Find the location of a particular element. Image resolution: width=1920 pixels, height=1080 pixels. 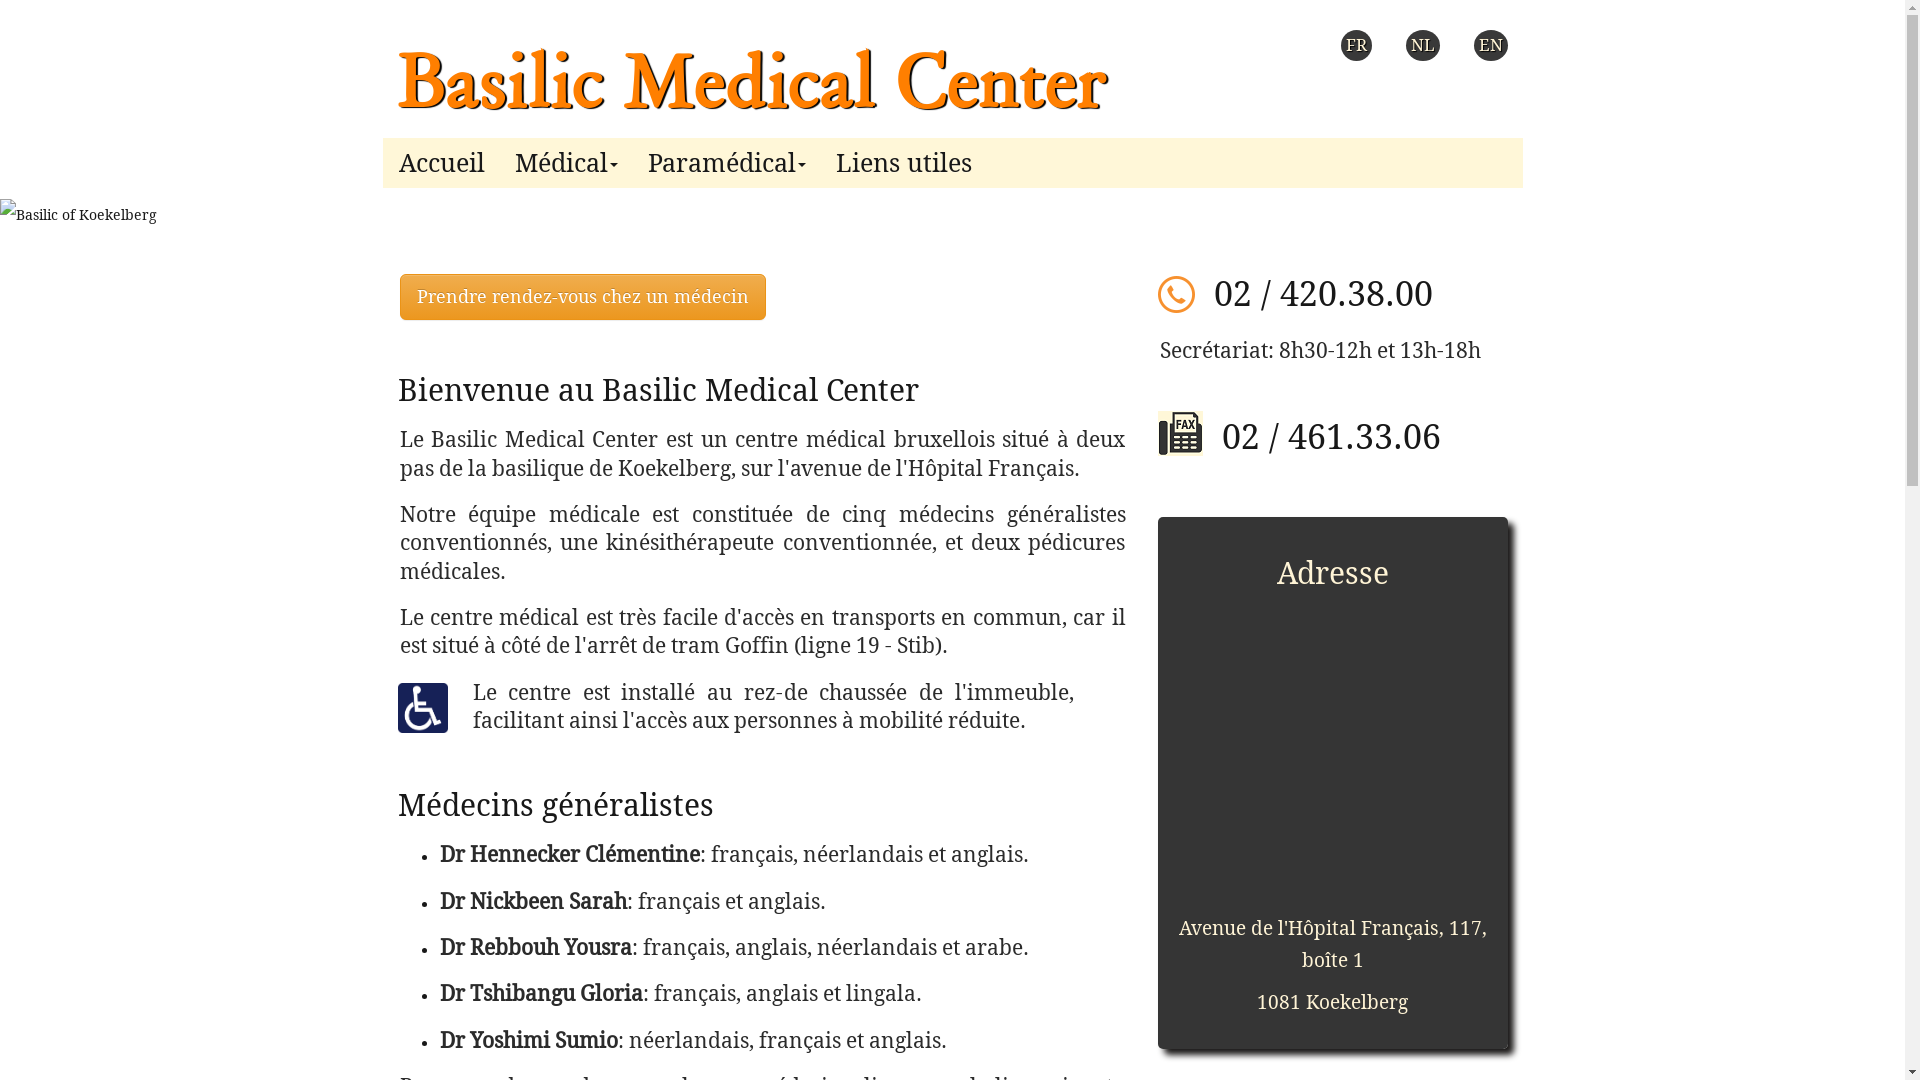

'FR' is located at coordinates (1355, 45).